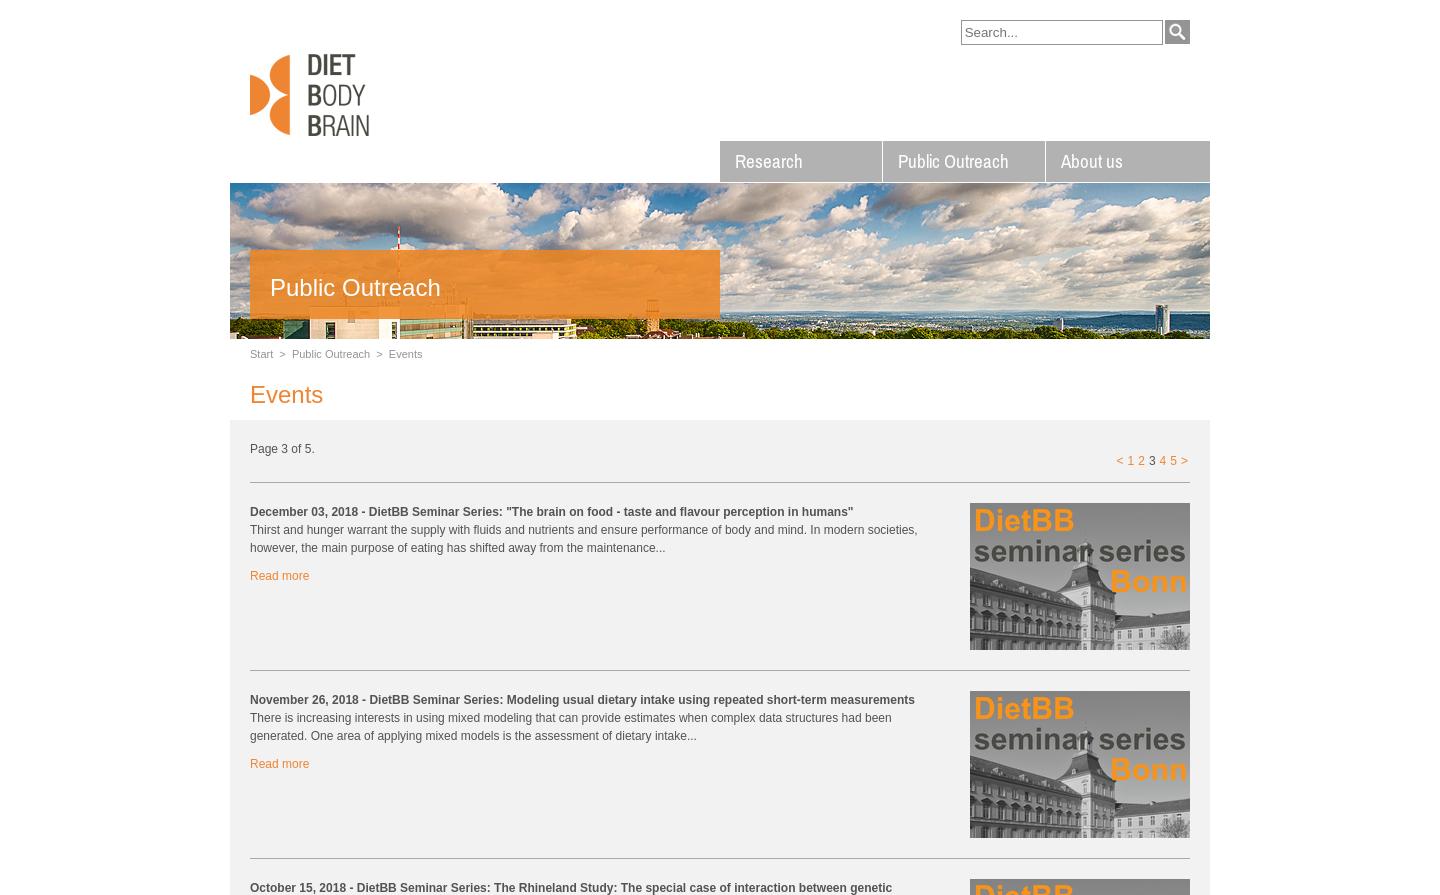  I want to click on 'About us', so click(1090, 161).